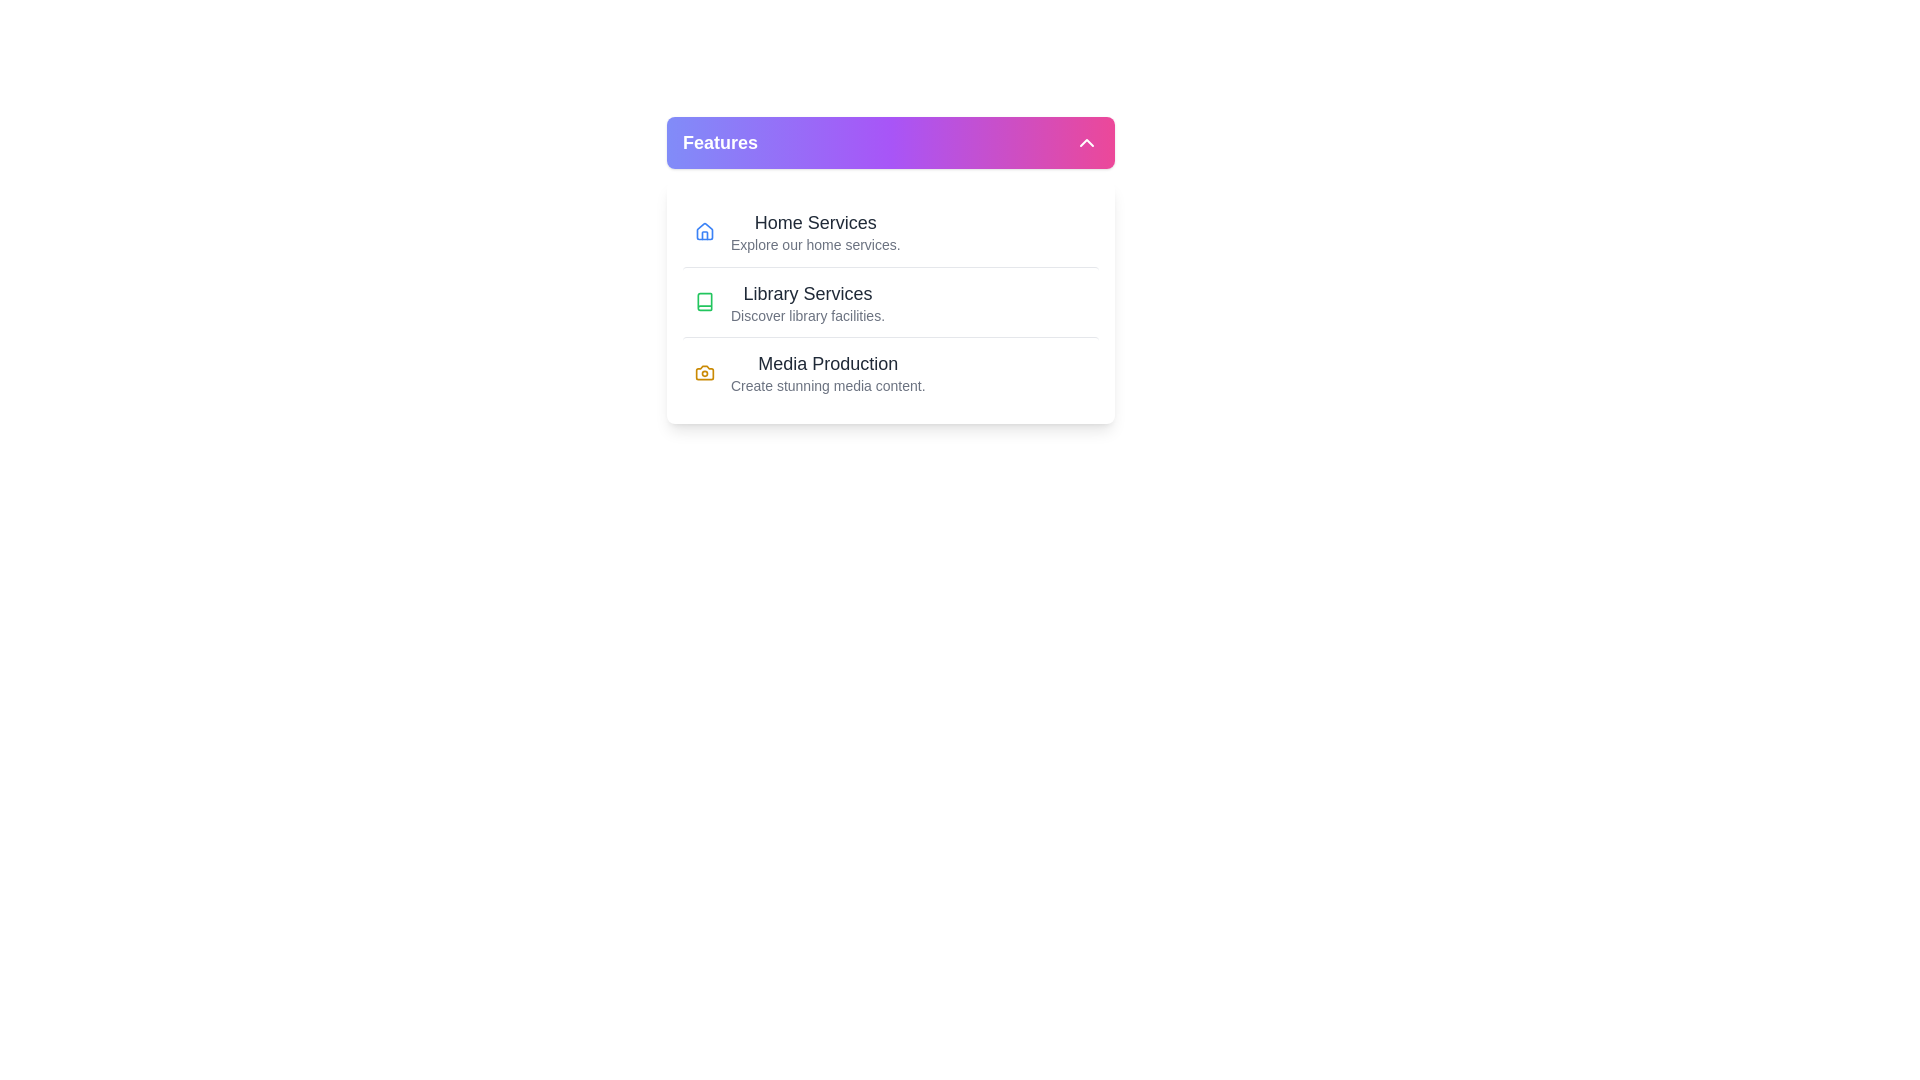  I want to click on the 'Home Services' icon, which visually identifies the home-related functionalities or information in the menu item, located to the left of the text label, so click(705, 230).